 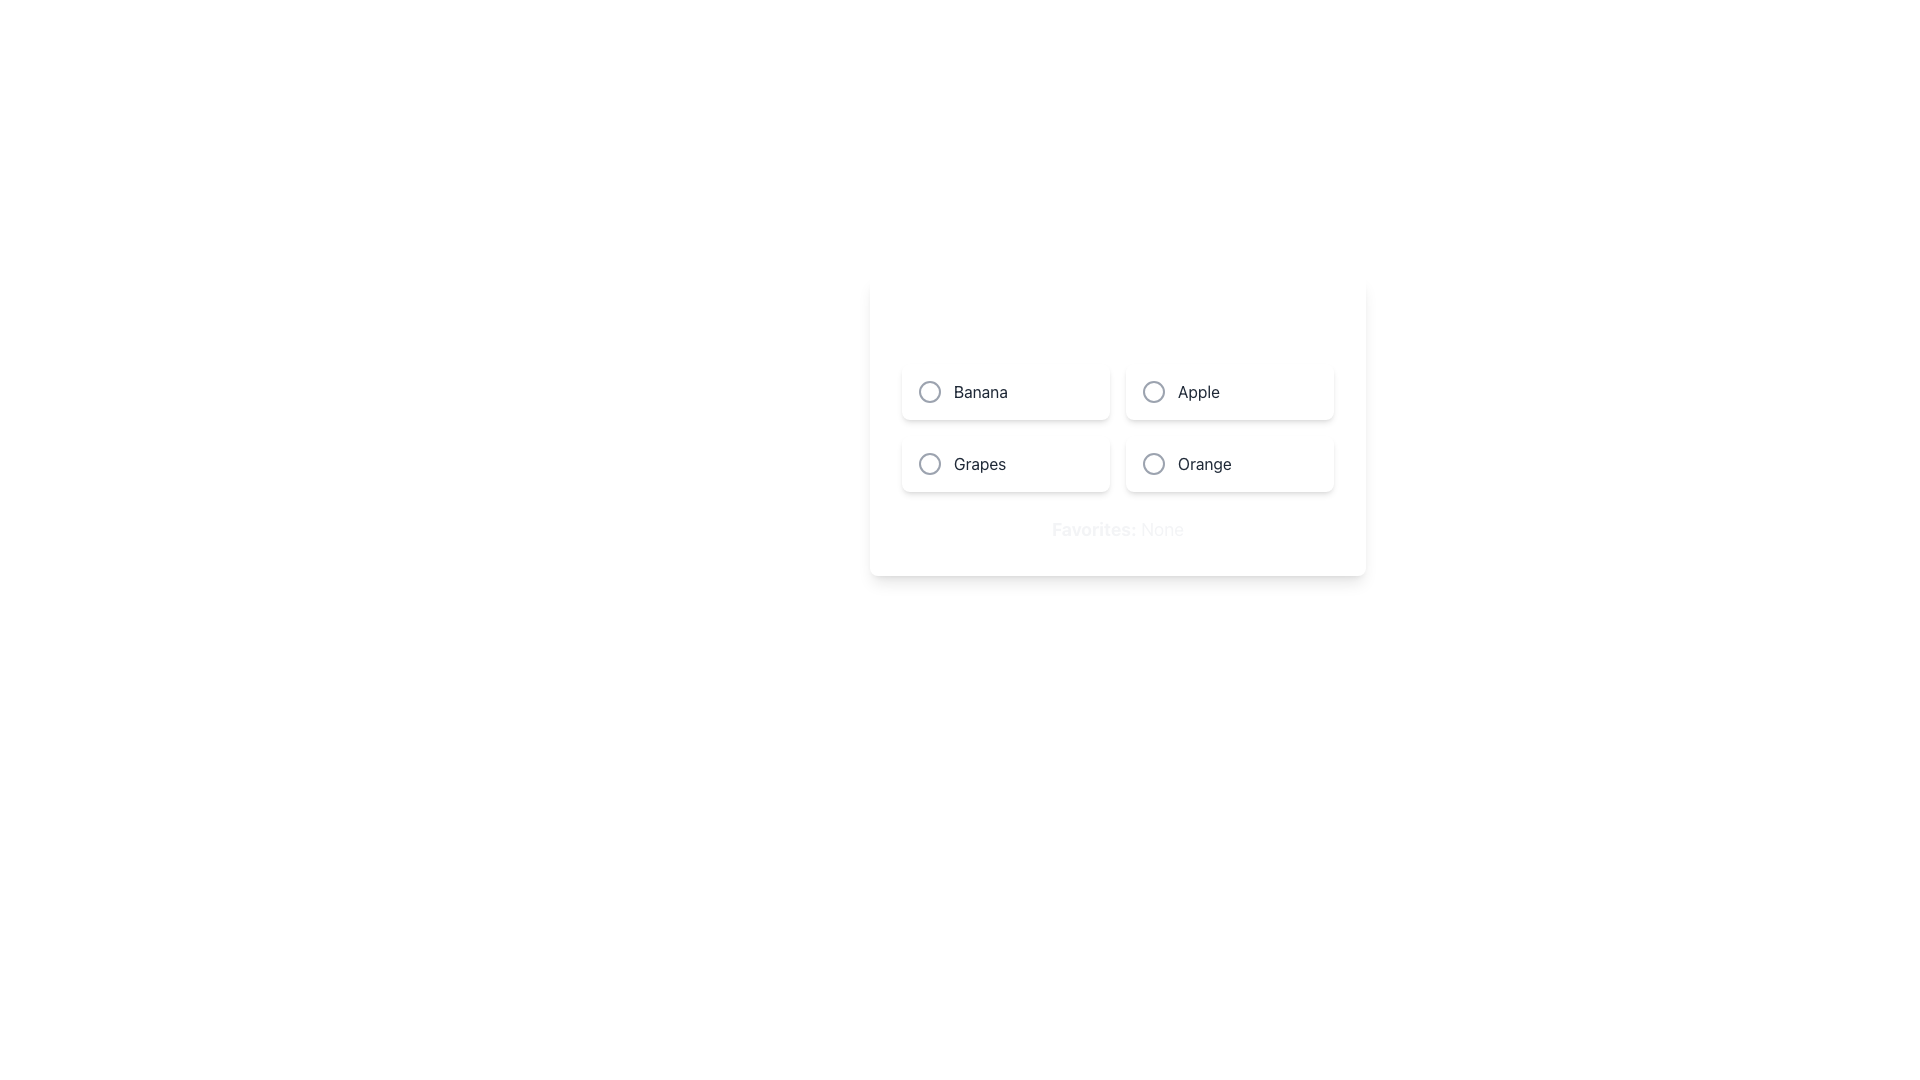 What do you see at coordinates (980, 463) in the screenshot?
I see `text label 'Grapes' which is located to the right of the circular icon in the lower-left corner of the options grid` at bounding box center [980, 463].